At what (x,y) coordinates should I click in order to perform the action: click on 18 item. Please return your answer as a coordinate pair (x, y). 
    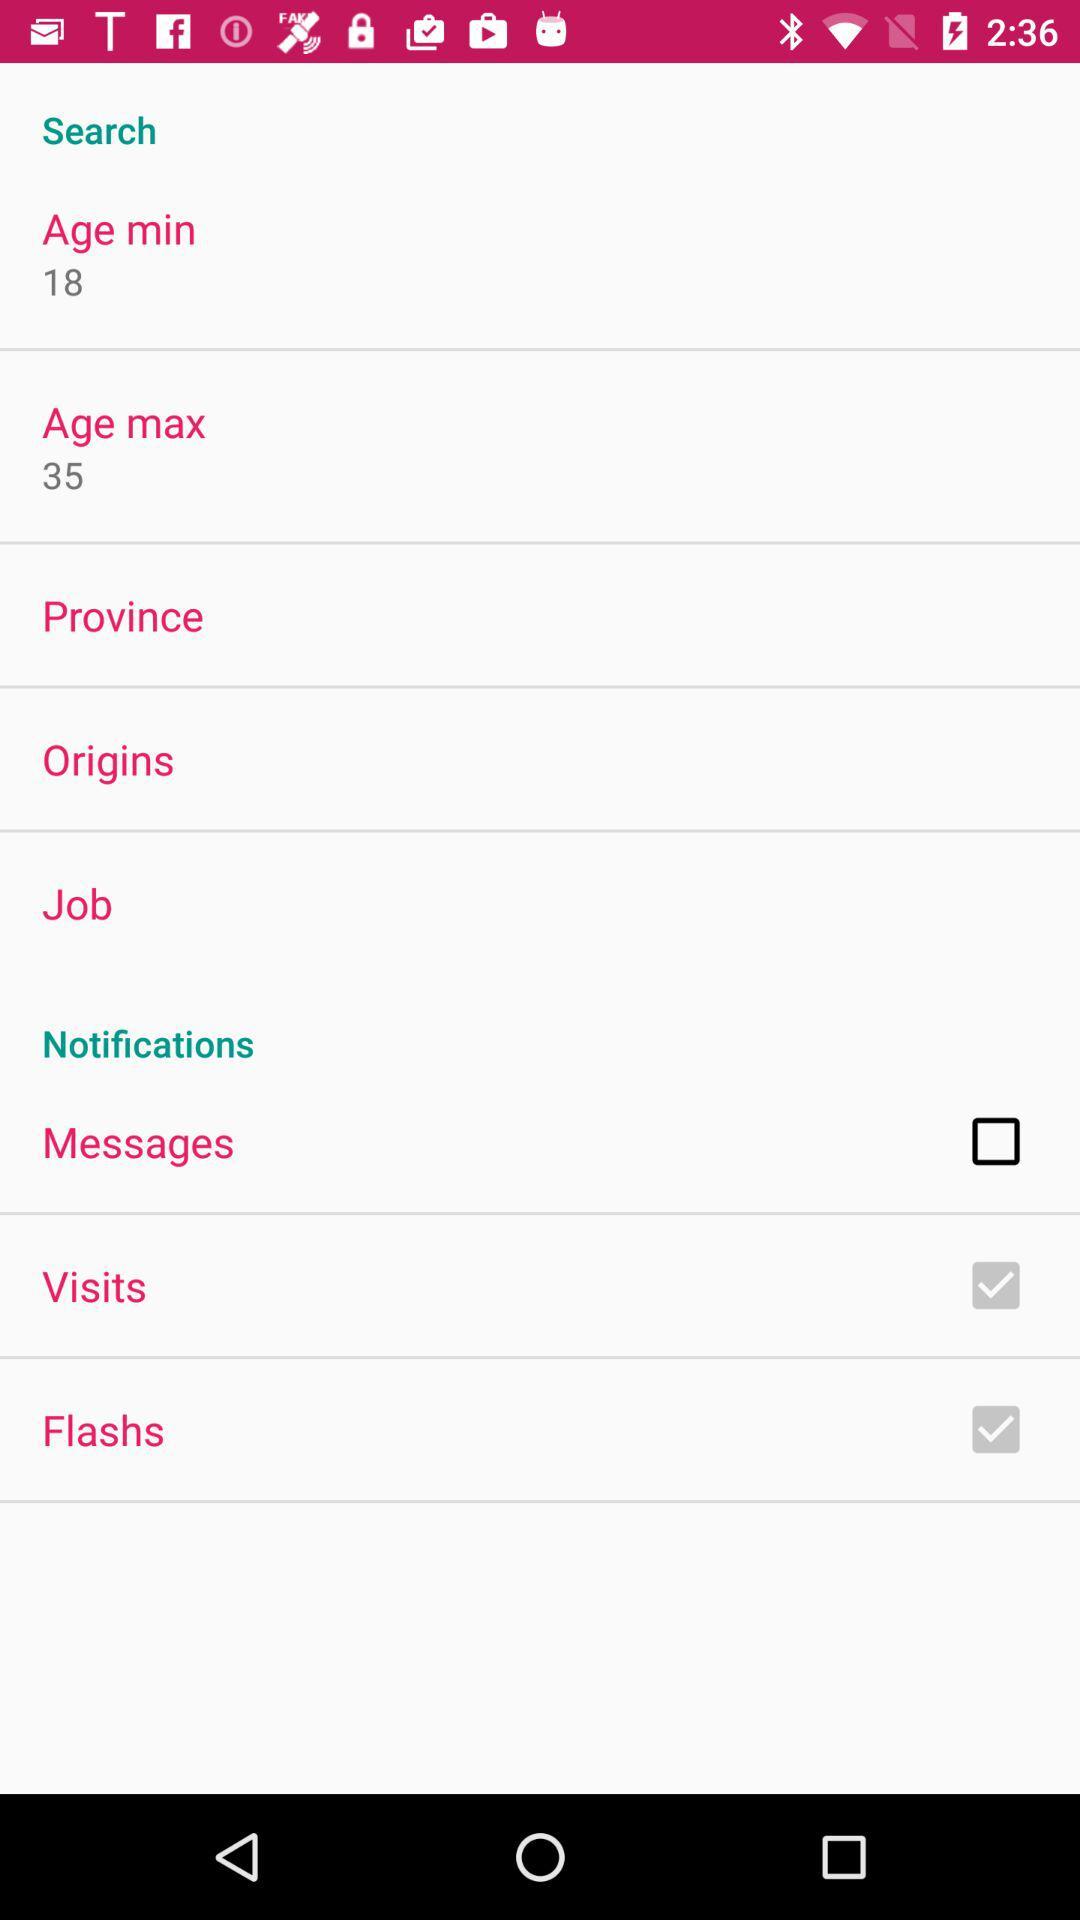
    Looking at the image, I should click on (61, 280).